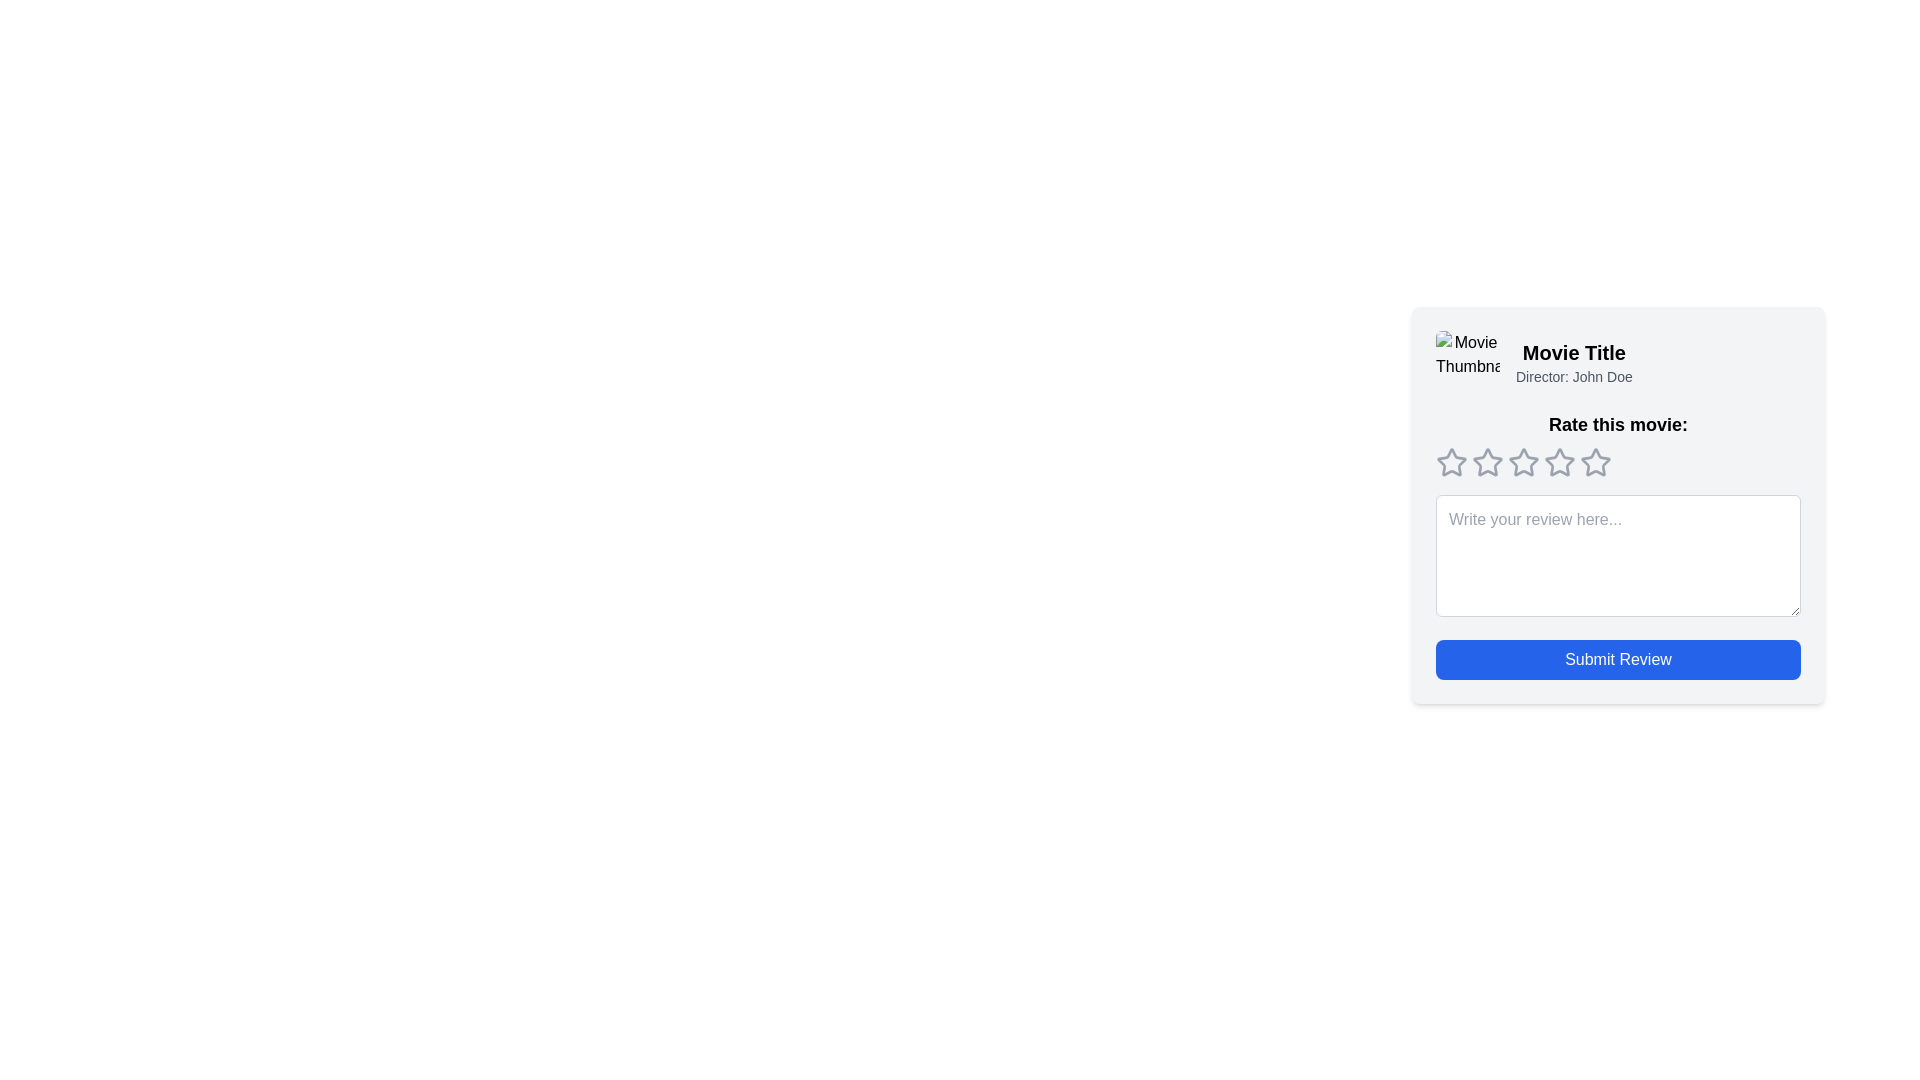  I want to click on the third star icon in the rating system below the text 'Rate this movie:', so click(1559, 462).